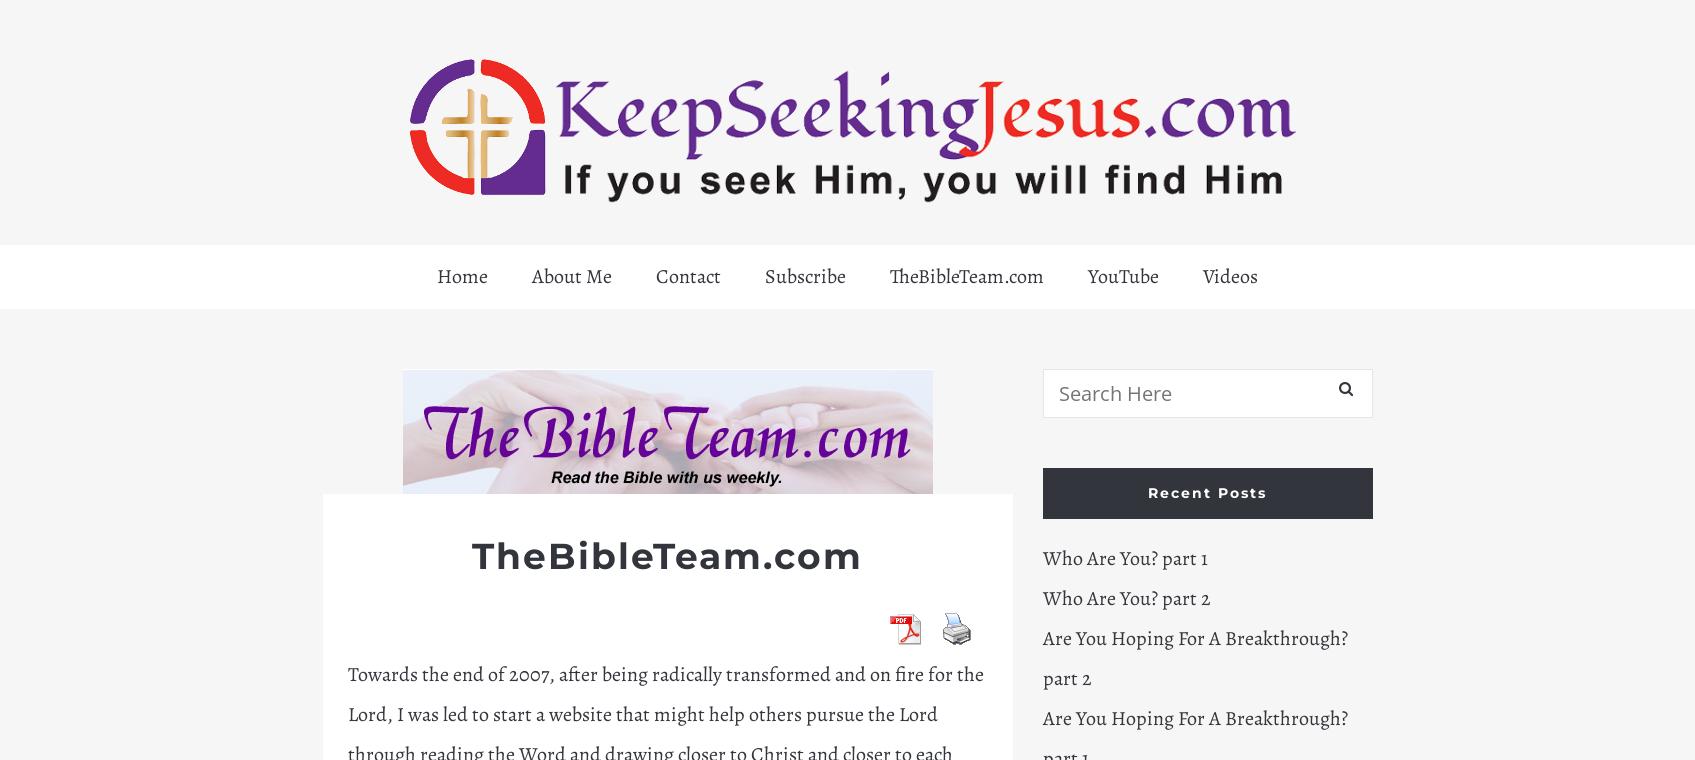 The height and width of the screenshot is (760, 1695). Describe the element at coordinates (1123, 558) in the screenshot. I see `'Who Are You? part 1'` at that location.